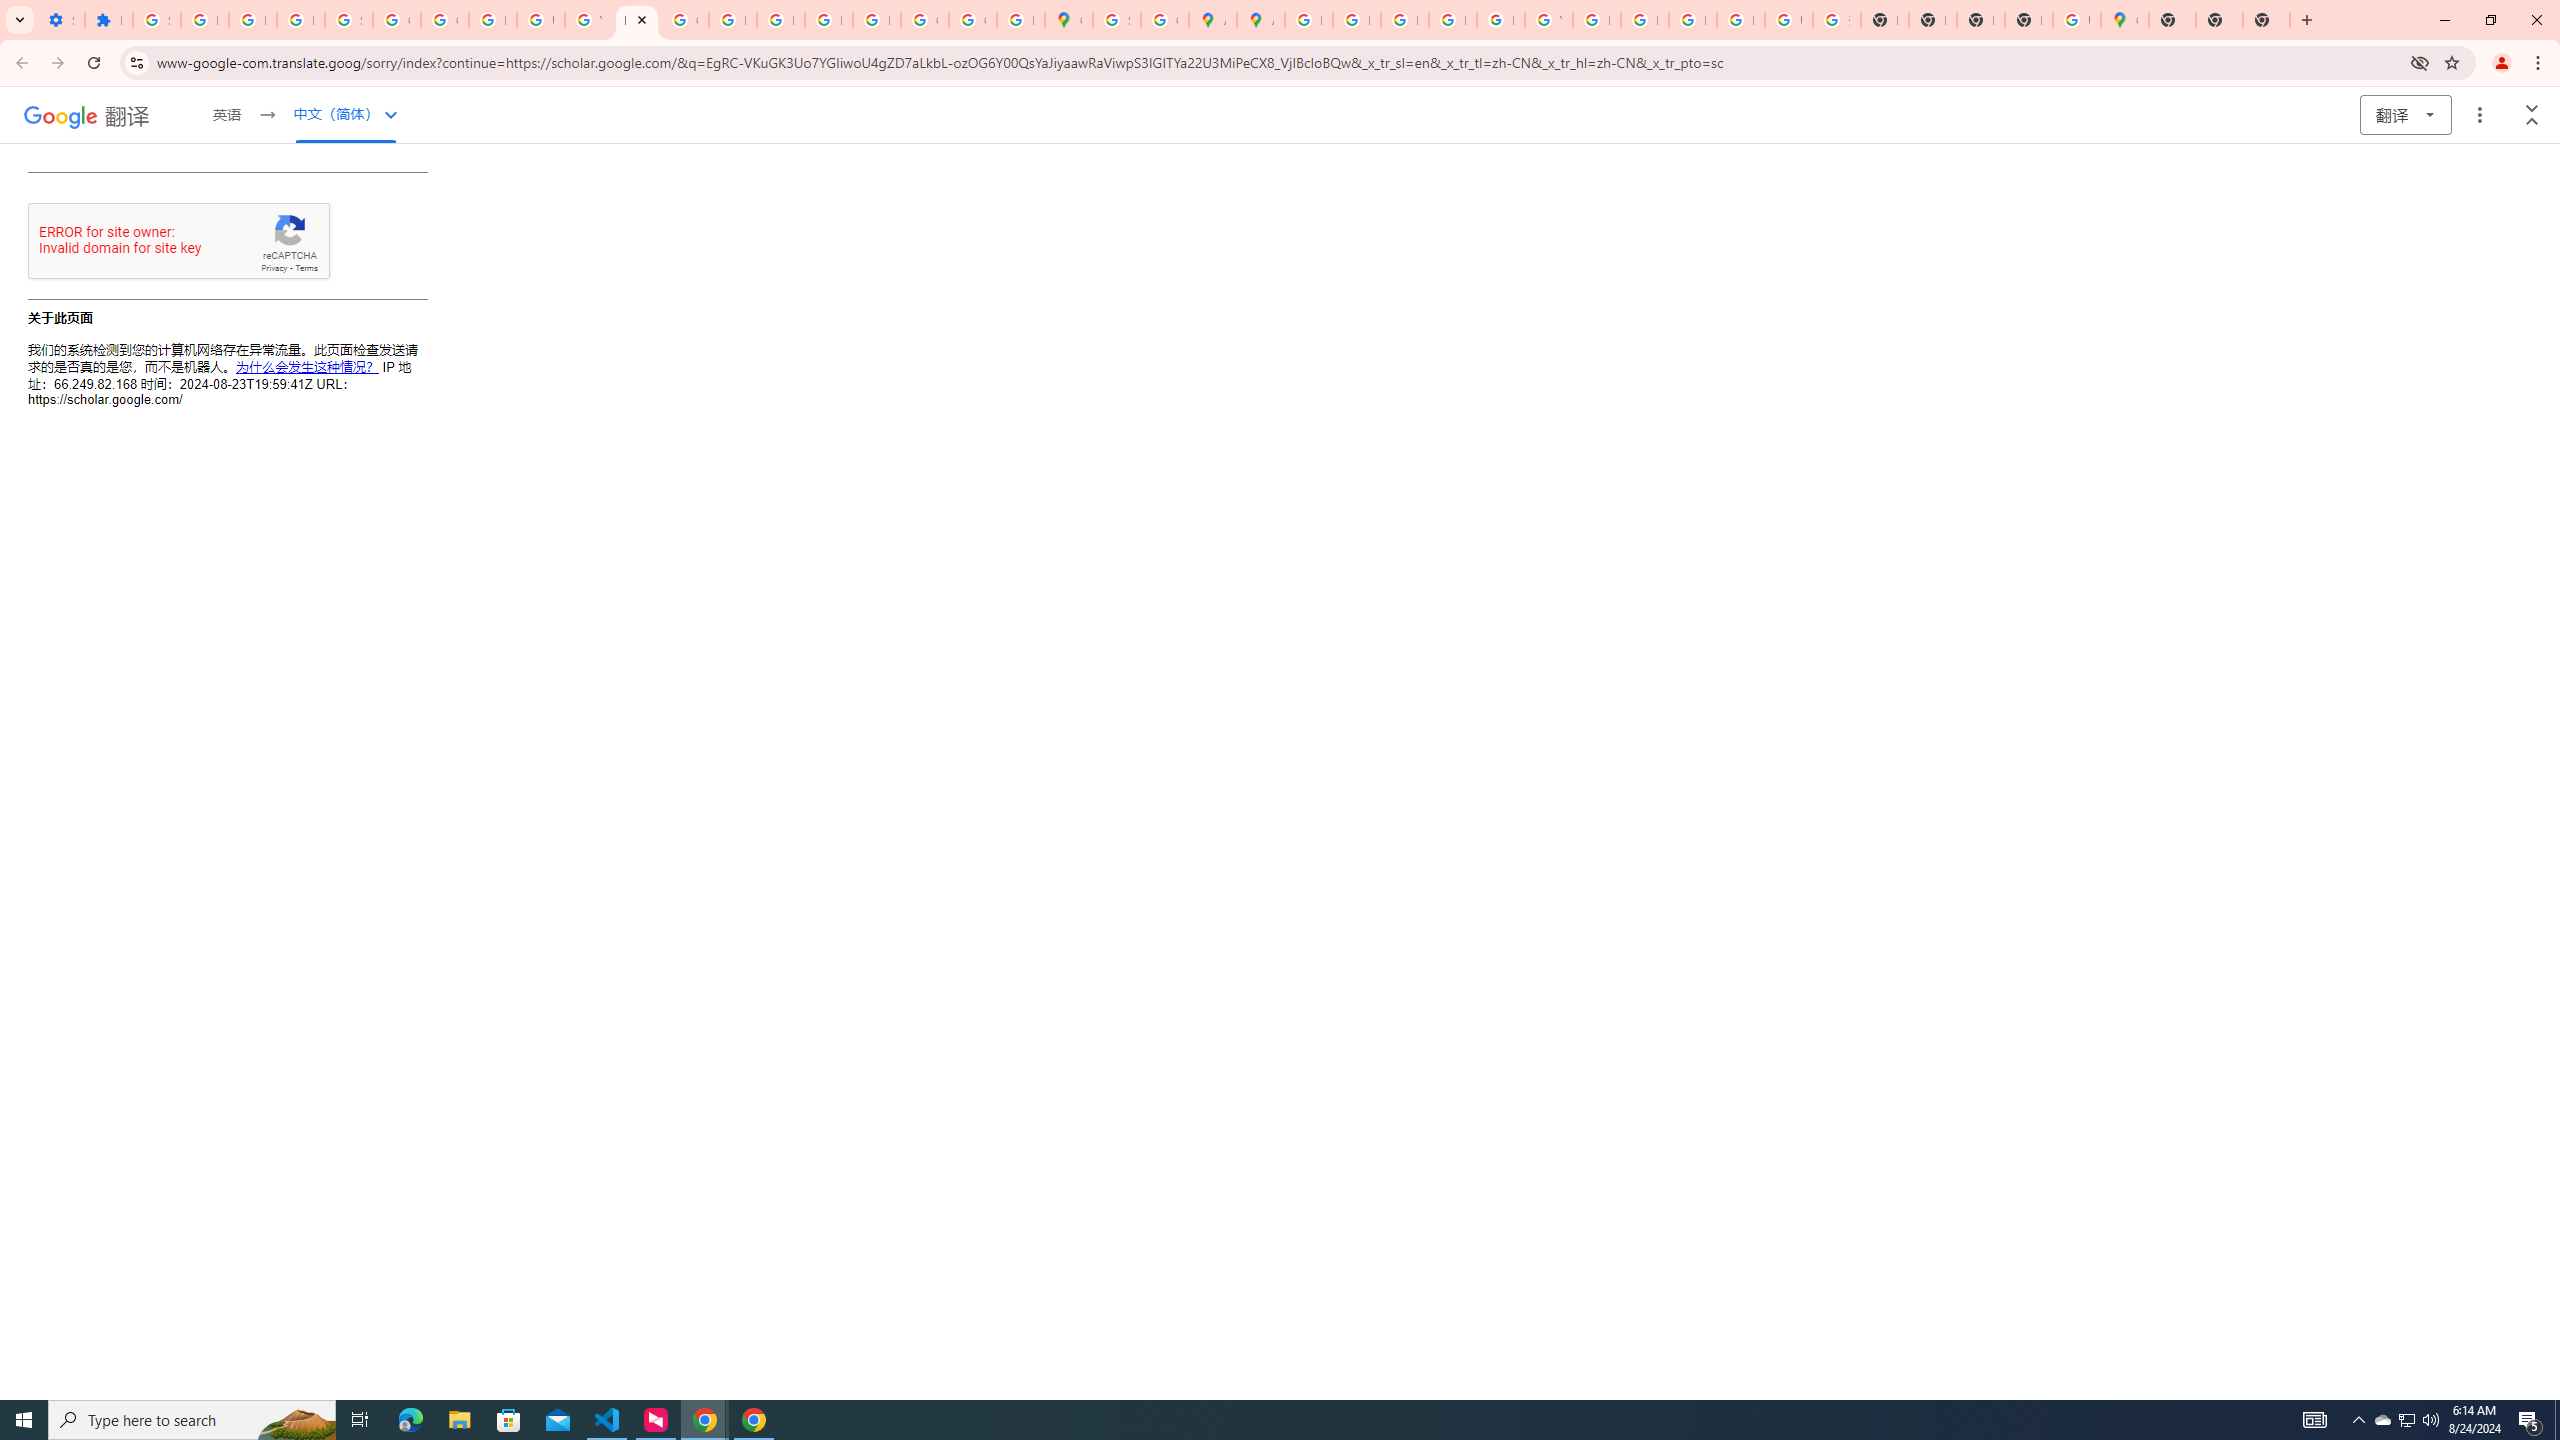 This screenshot has height=1440, width=2560. Describe the element at coordinates (1548, 19) in the screenshot. I see `'YouTube'` at that location.